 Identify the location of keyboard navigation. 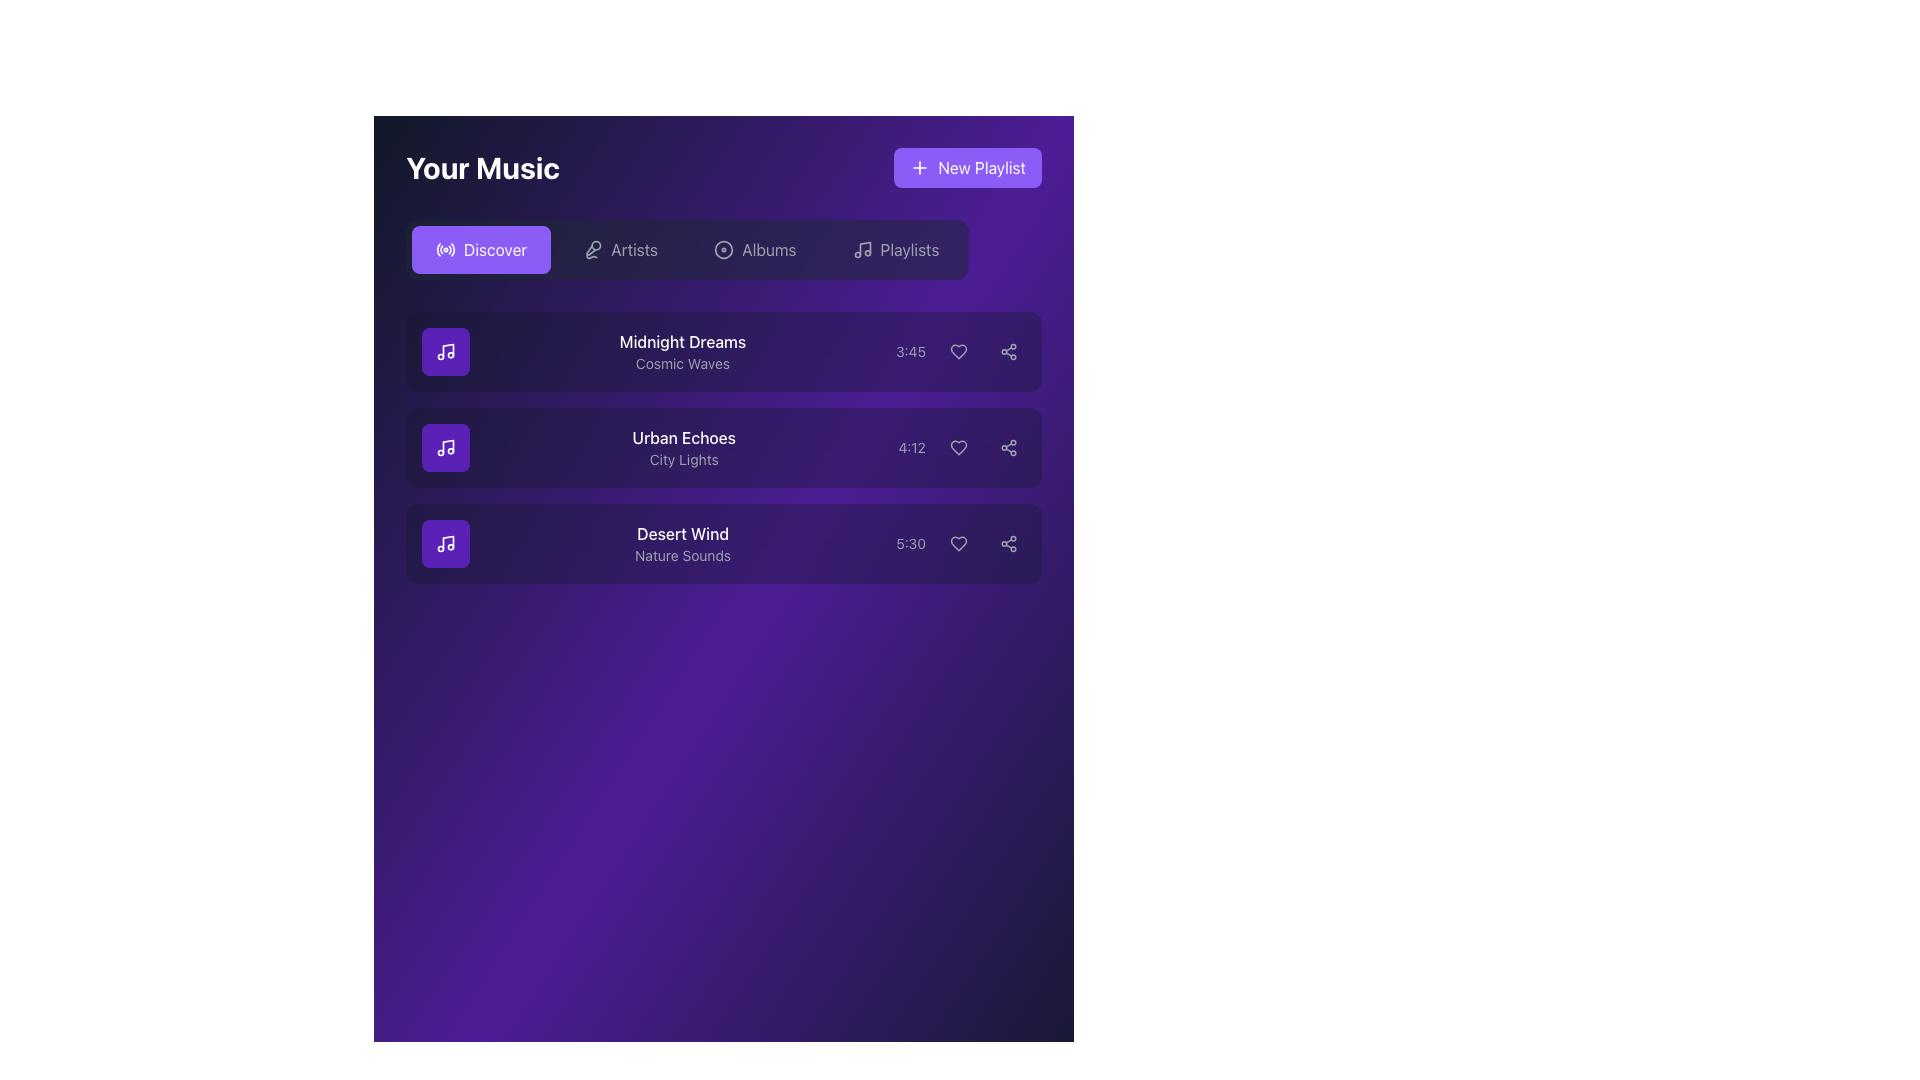
(687, 249).